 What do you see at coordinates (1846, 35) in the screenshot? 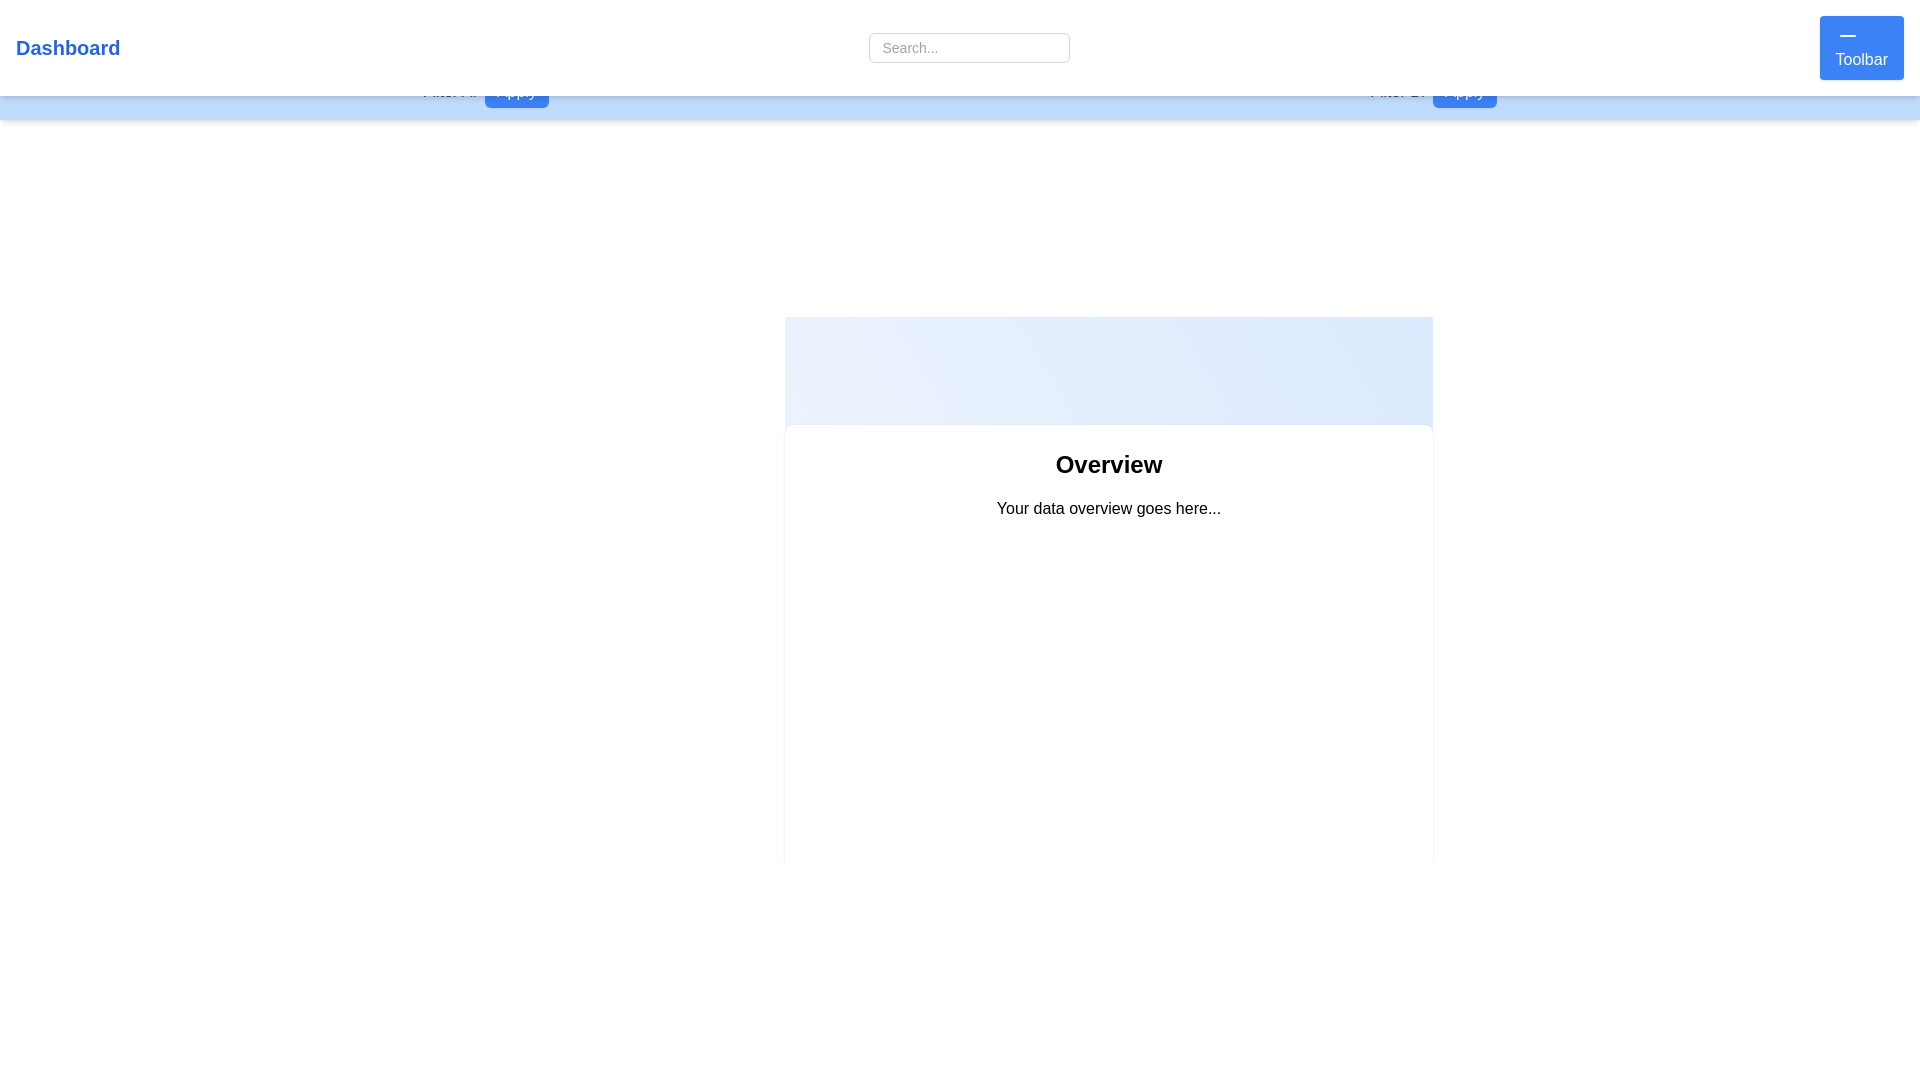
I see `the minimalist horizontal line icon located centrally within the blue 'Toolbar' button at the top-right corner of the interface` at bounding box center [1846, 35].